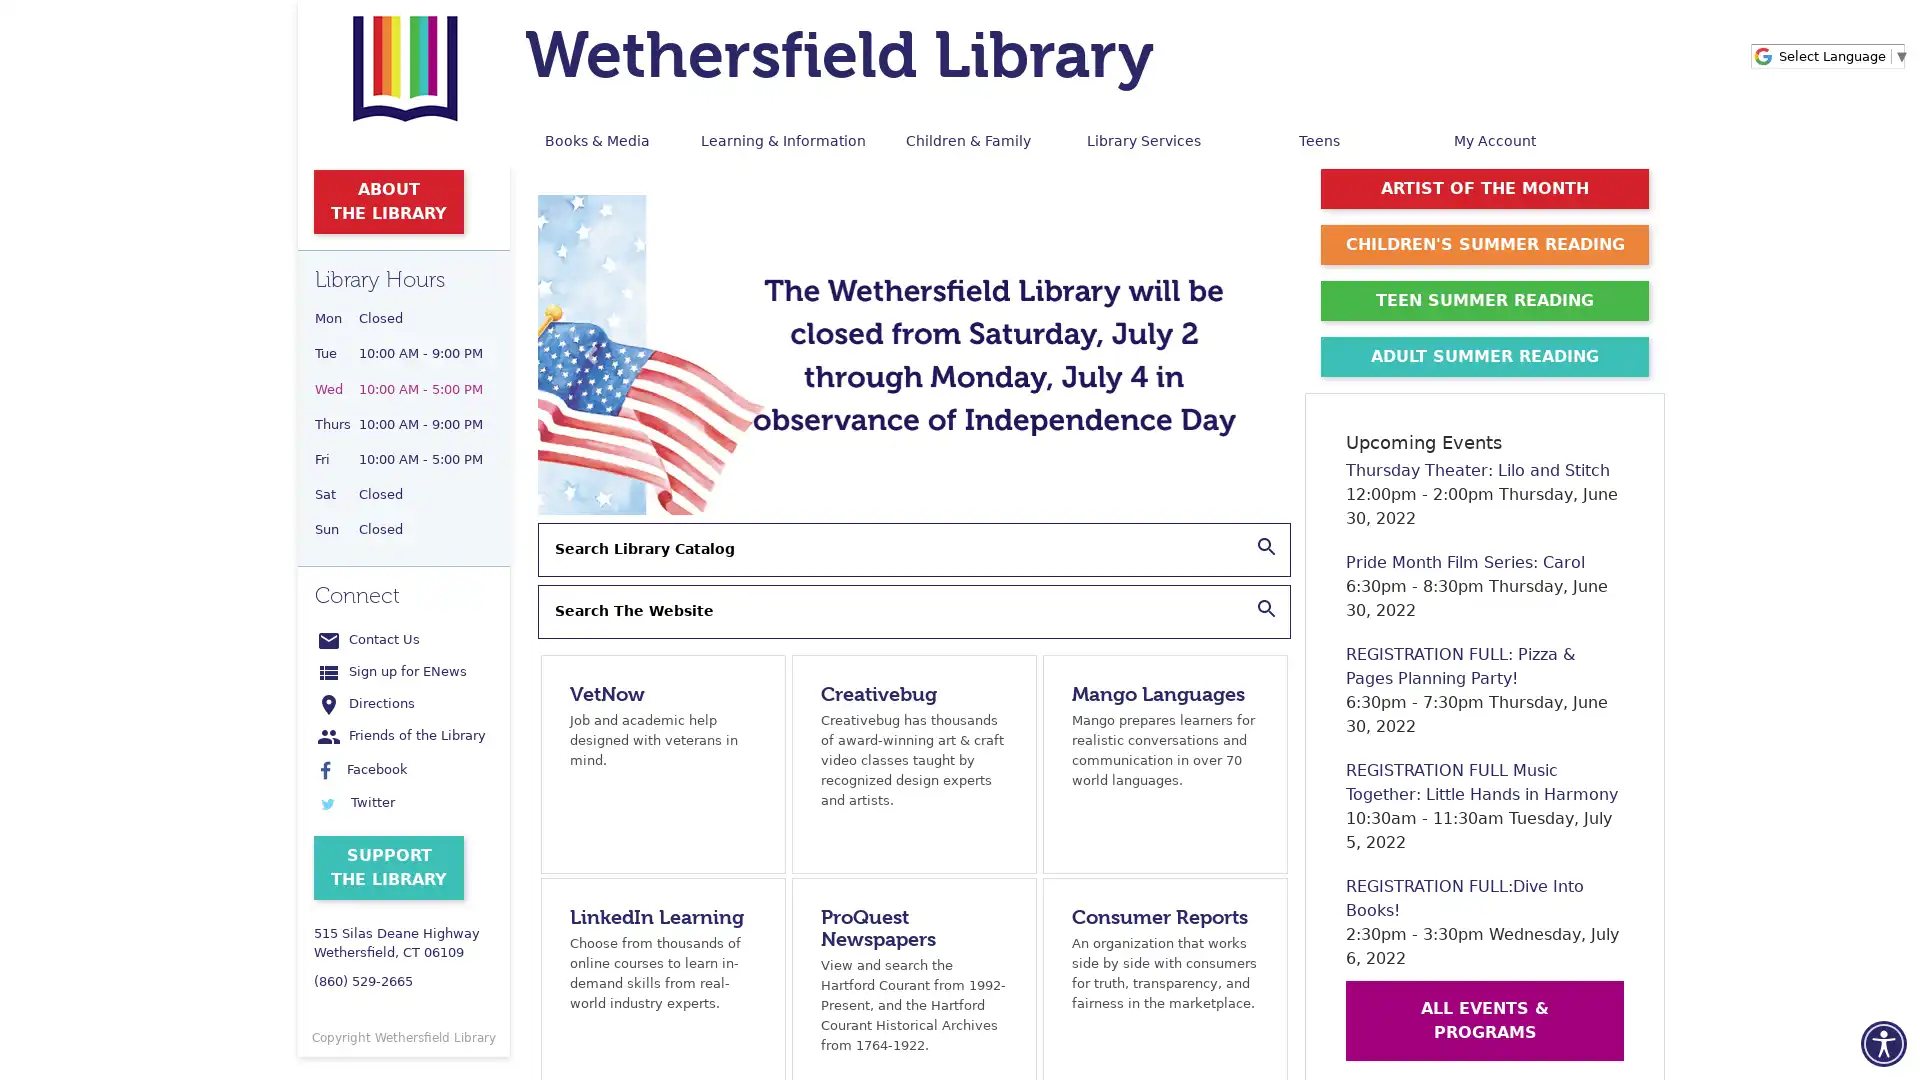 The width and height of the screenshot is (1920, 1080). I want to click on Search, so click(1266, 607).